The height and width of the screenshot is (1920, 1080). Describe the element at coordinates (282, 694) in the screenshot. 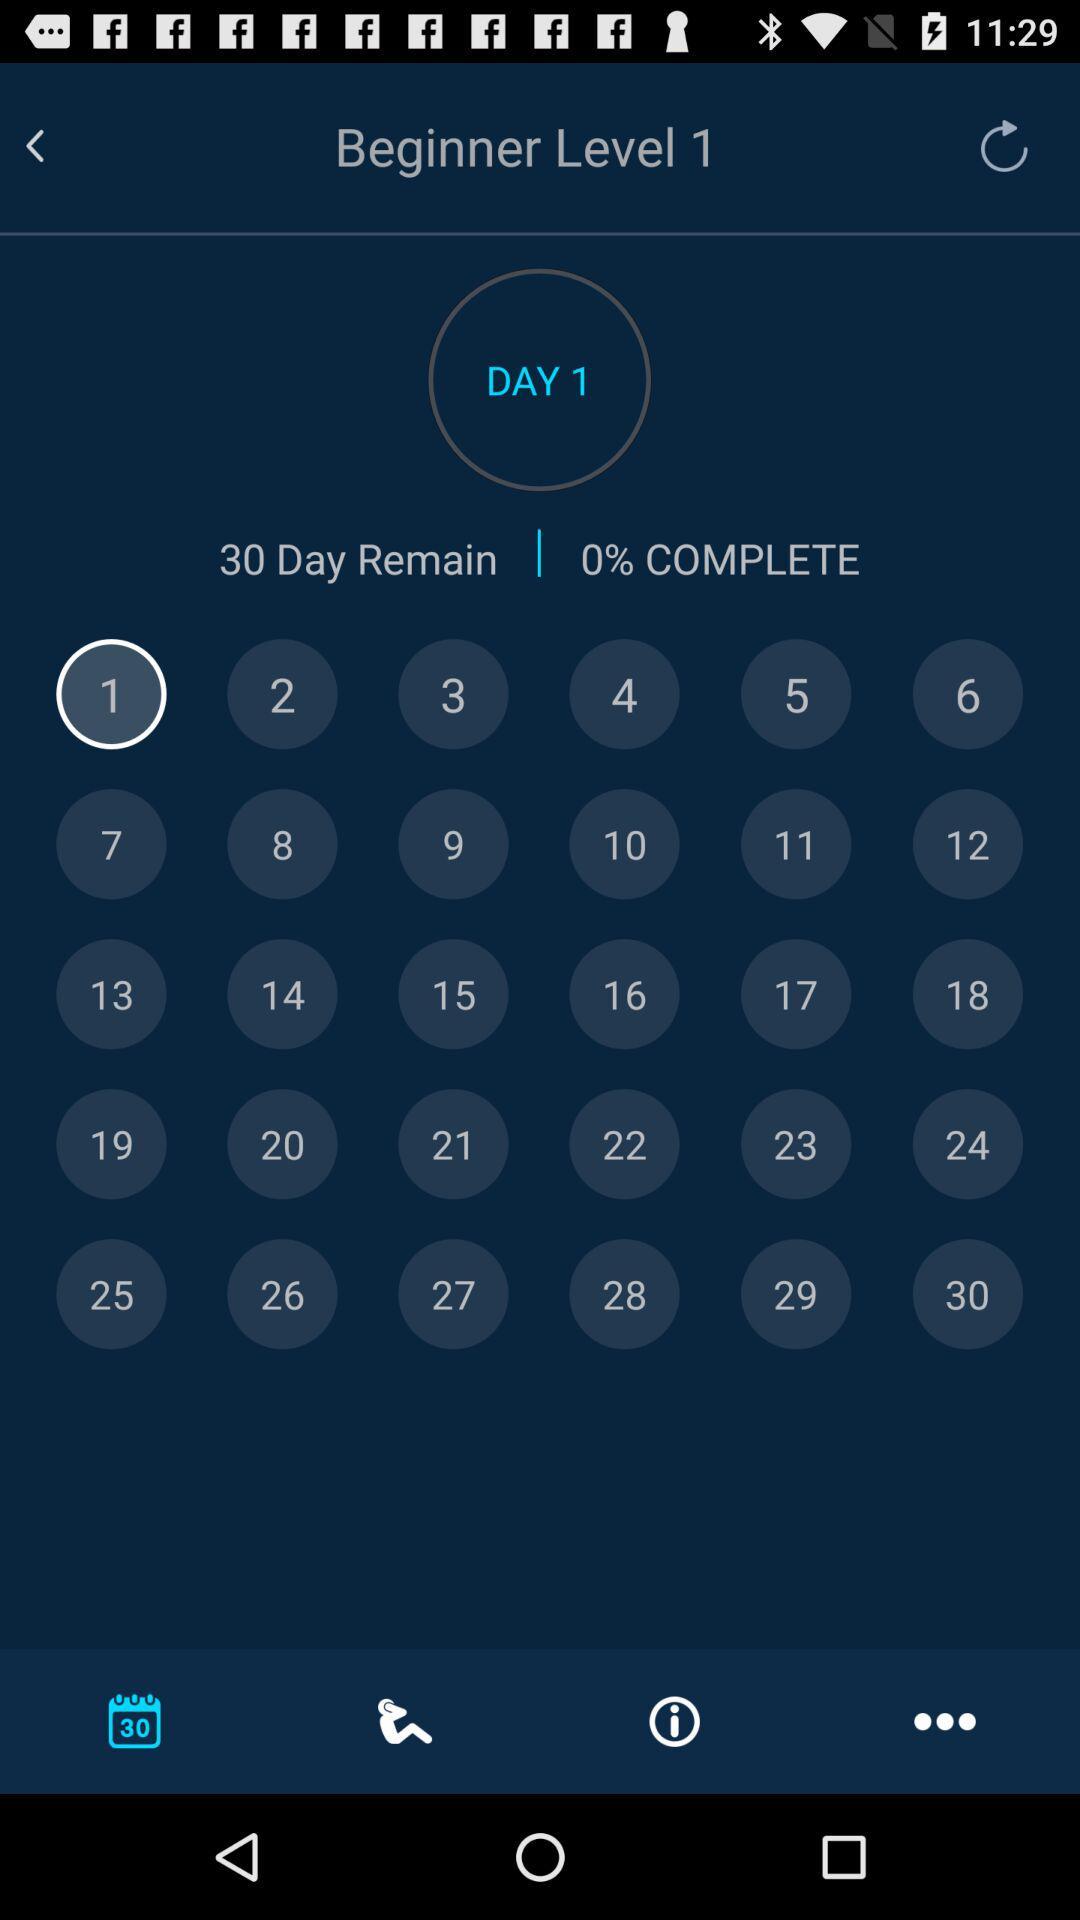

I see `day 2 progress` at that location.